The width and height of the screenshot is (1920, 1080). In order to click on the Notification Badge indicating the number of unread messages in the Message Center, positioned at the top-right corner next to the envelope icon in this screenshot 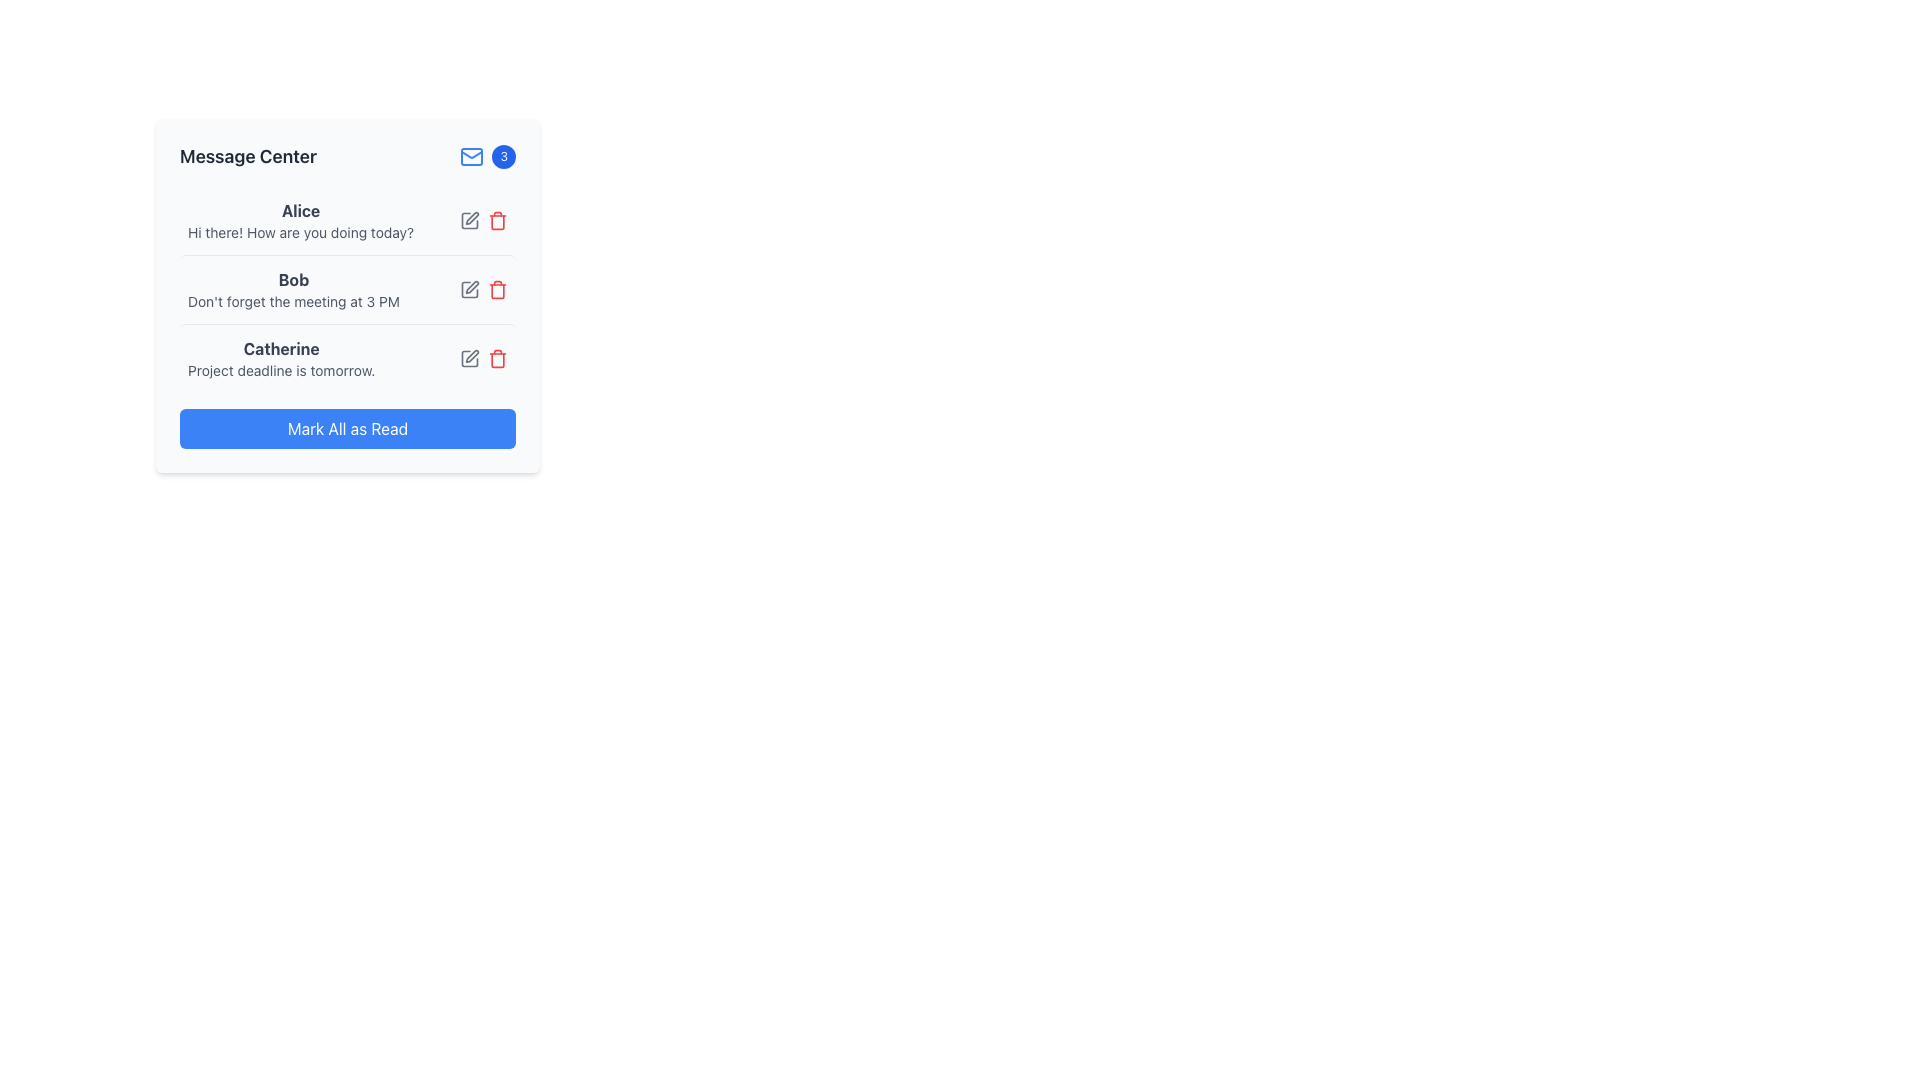, I will do `click(488, 156)`.